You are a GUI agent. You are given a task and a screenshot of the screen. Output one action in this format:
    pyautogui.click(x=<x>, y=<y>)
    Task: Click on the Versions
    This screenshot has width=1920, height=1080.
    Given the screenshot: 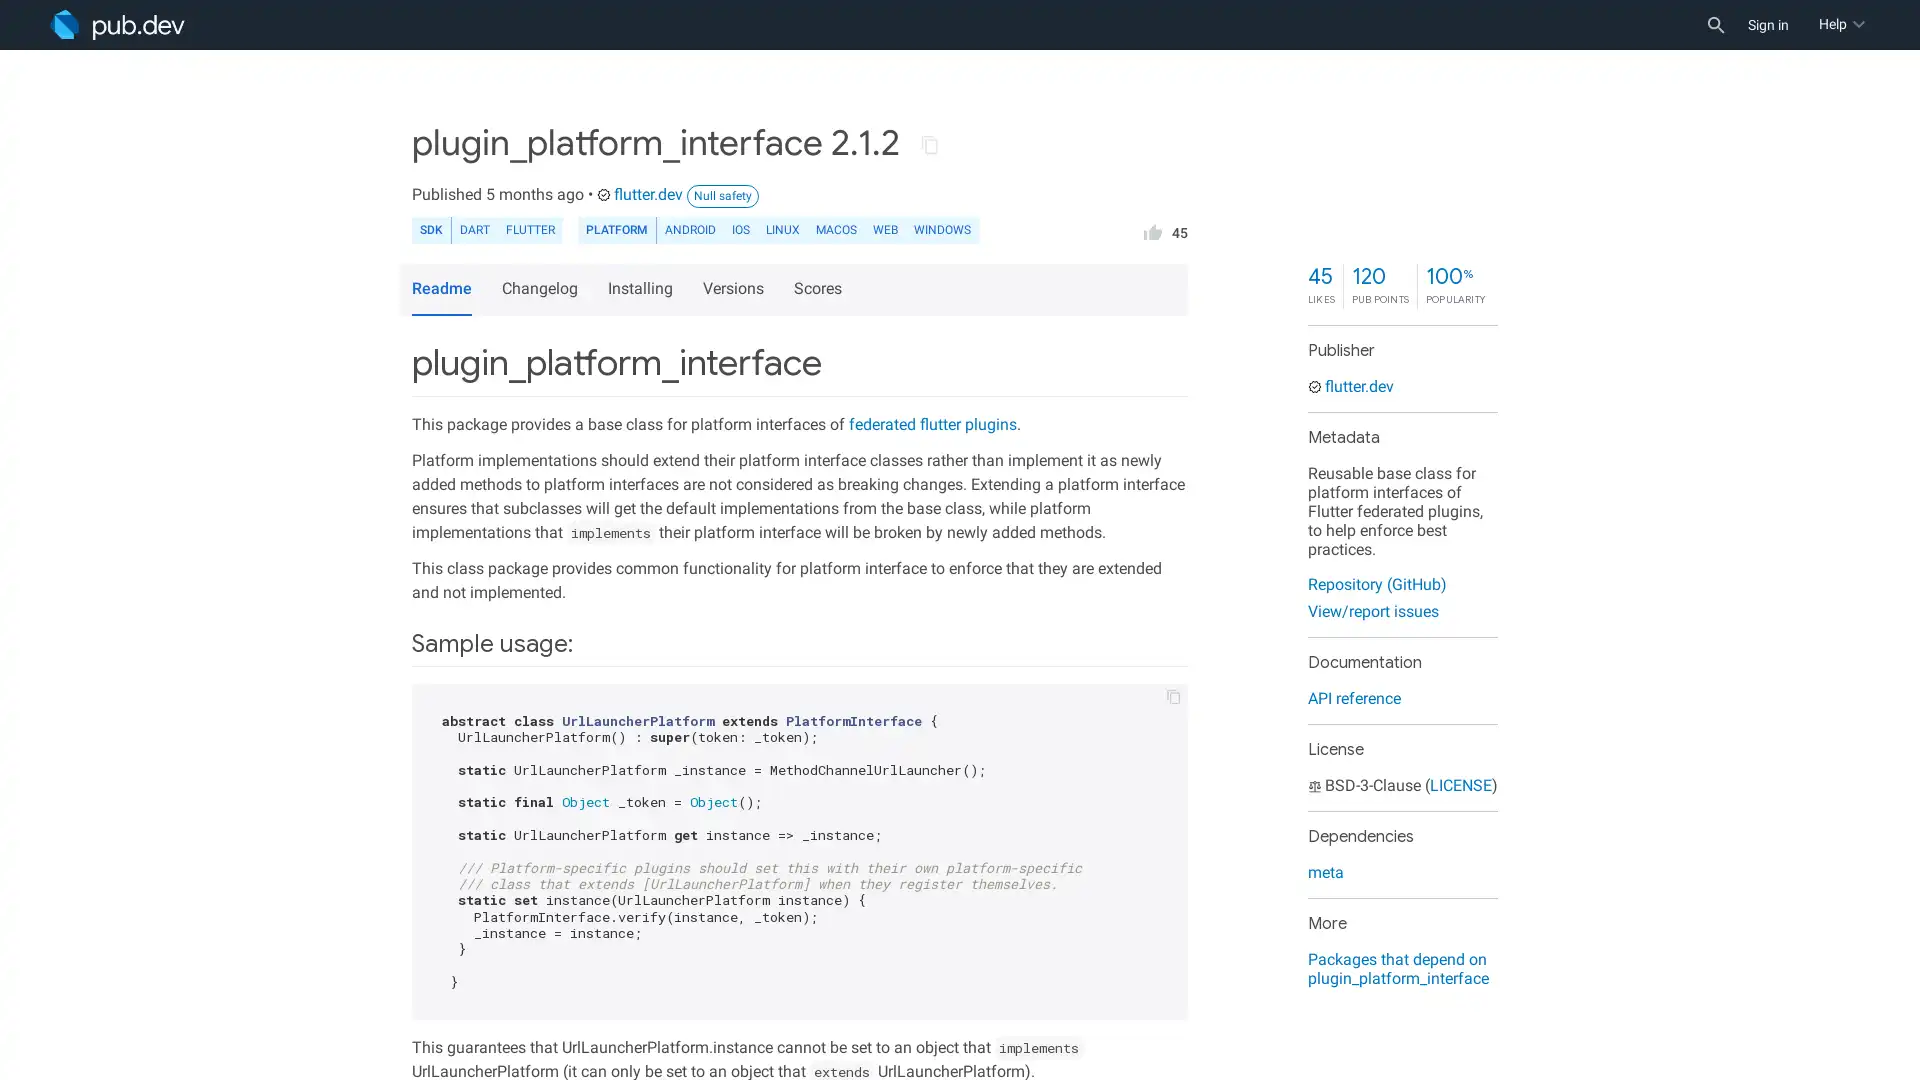 What is the action you would take?
    pyautogui.click(x=735, y=289)
    